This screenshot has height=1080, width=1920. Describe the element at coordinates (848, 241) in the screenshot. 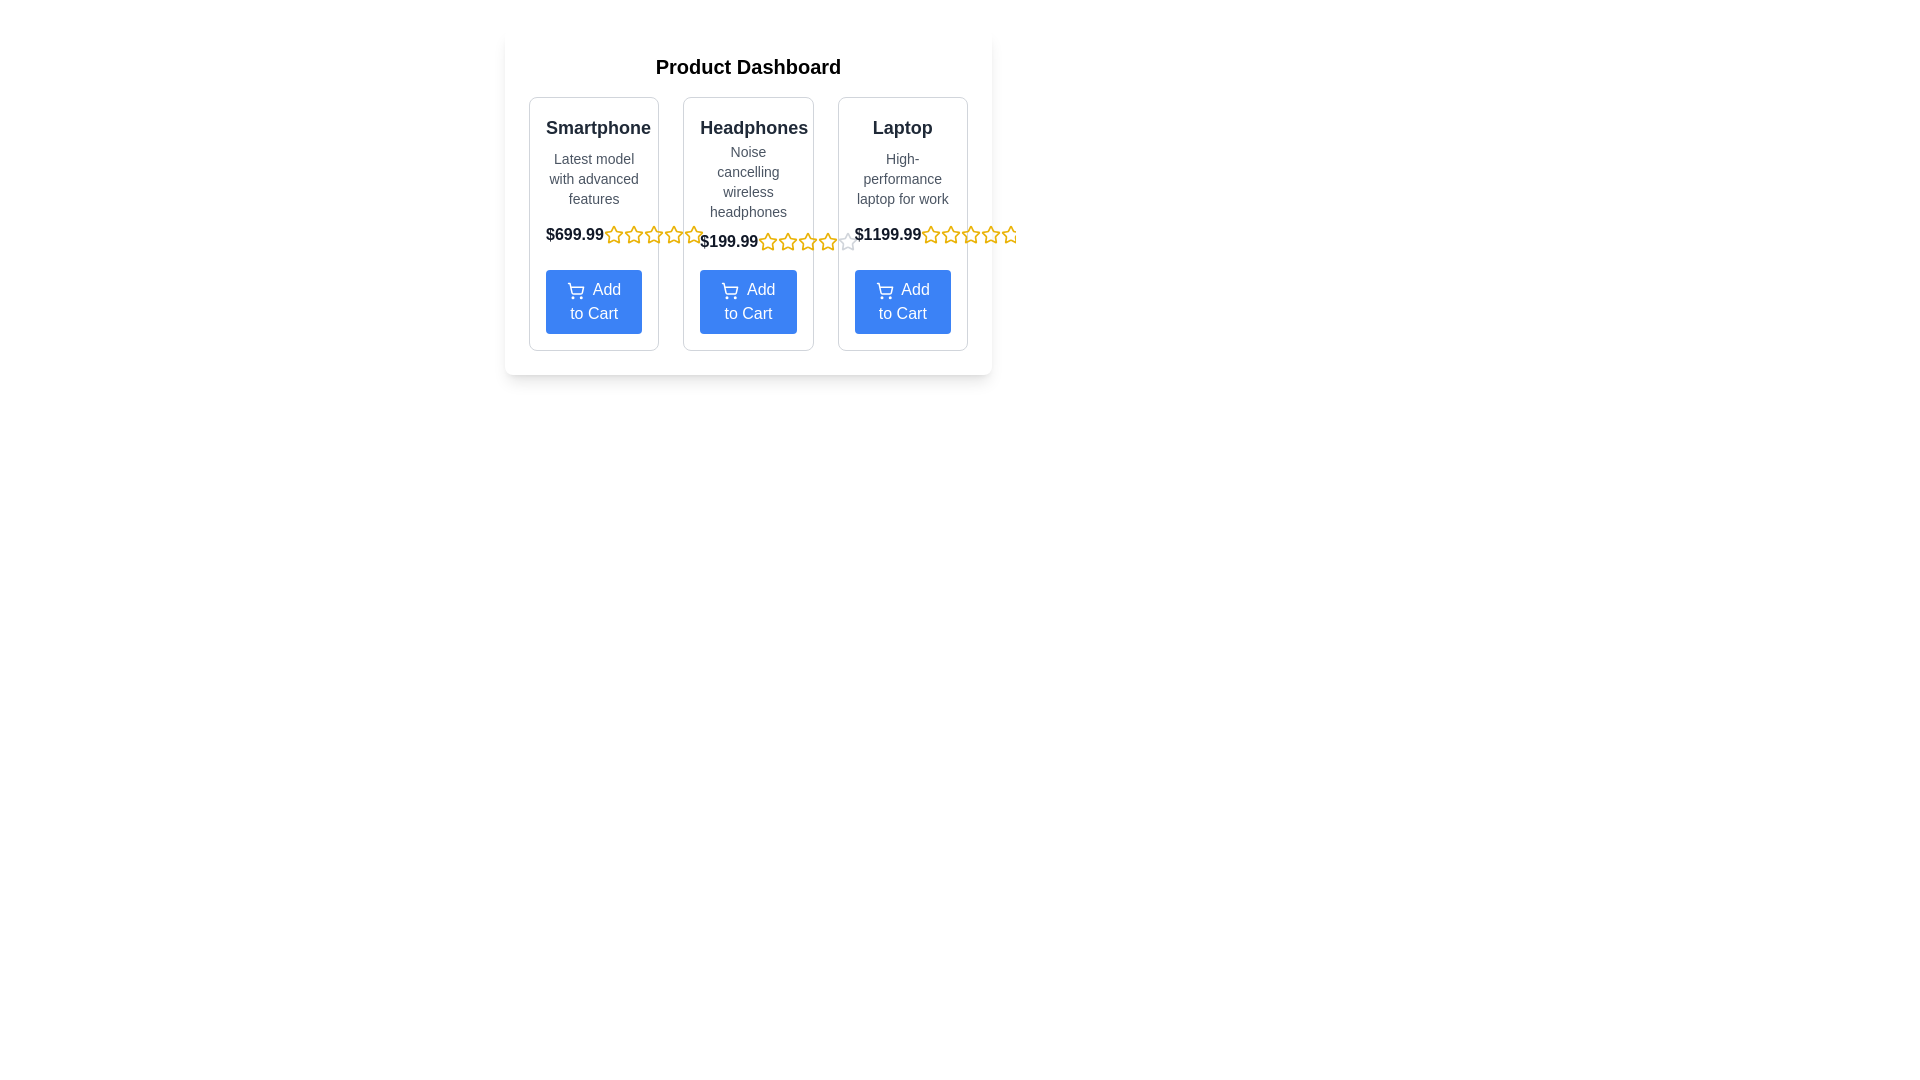

I see `the 10th hollow star icon with a gray outline in the rating bar under the 'Laptop' product card` at that location.